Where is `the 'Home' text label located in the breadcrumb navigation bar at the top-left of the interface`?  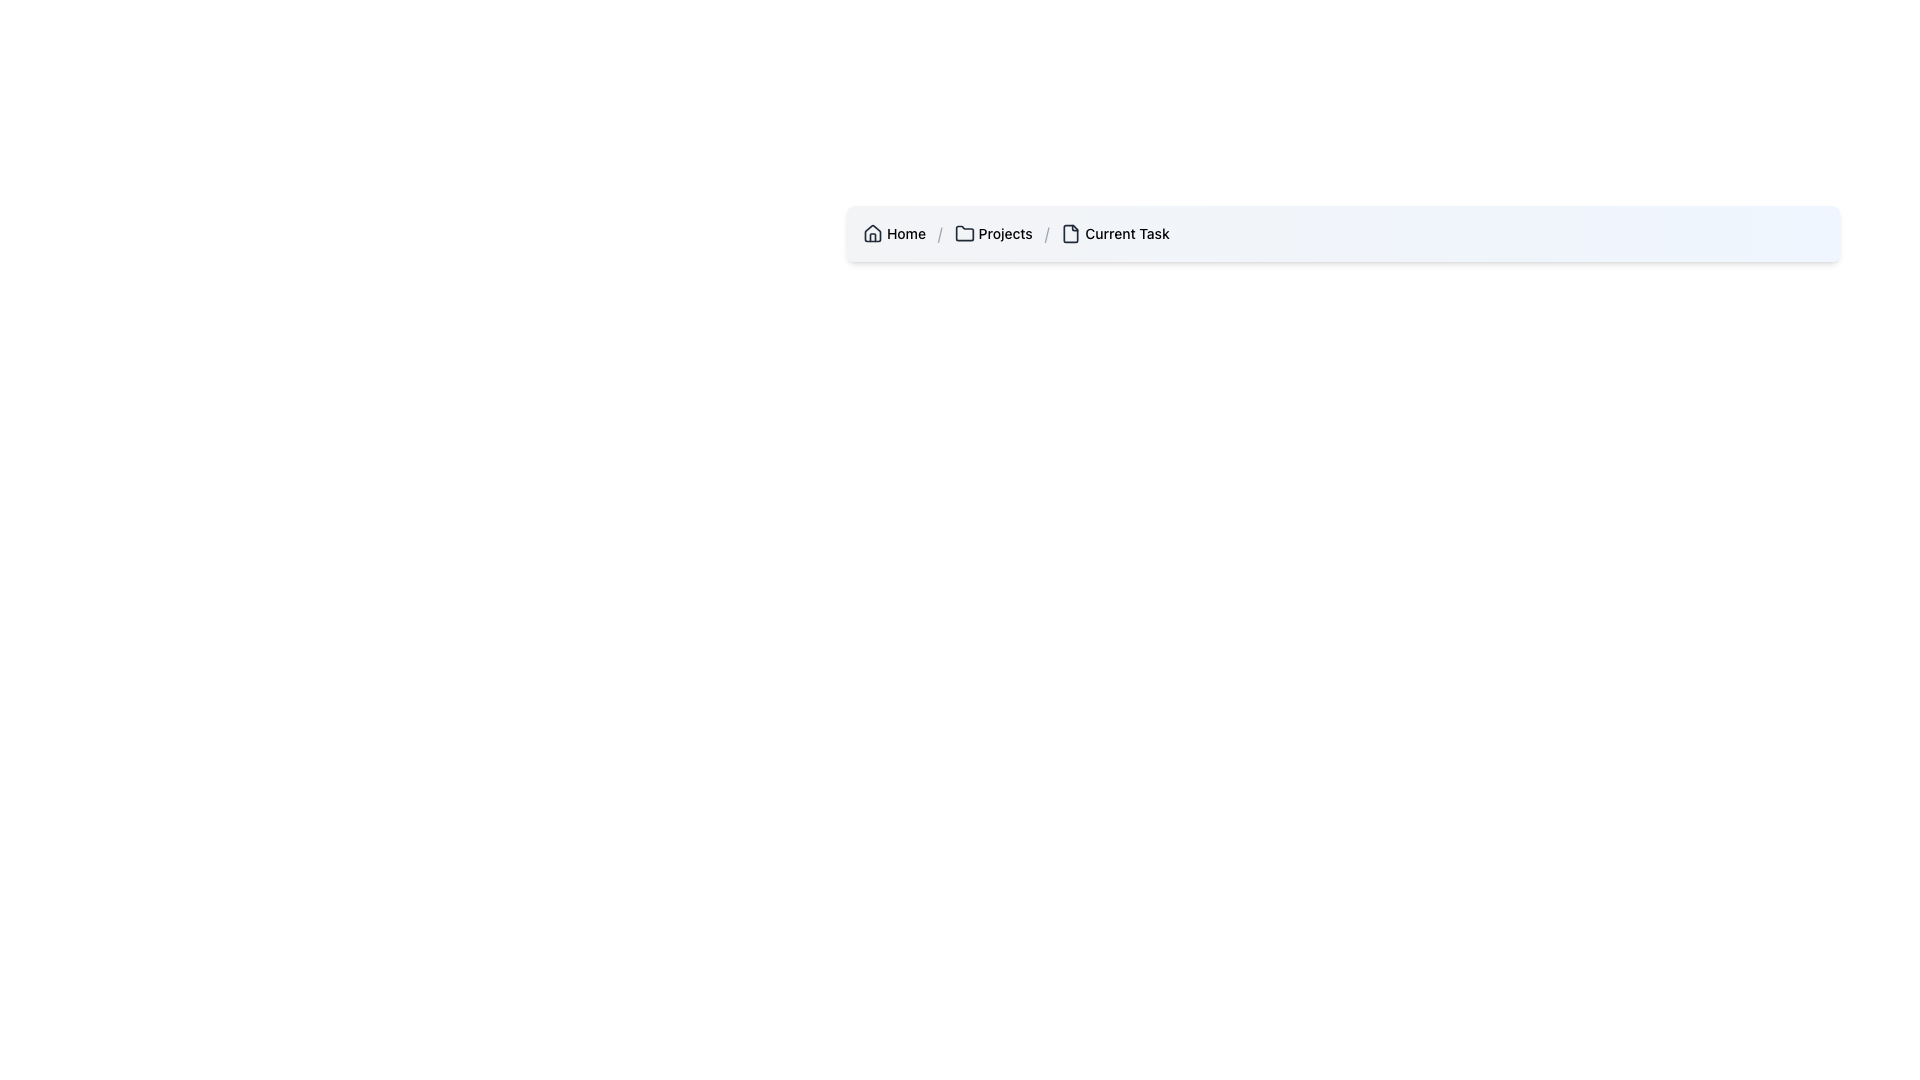
the 'Home' text label located in the breadcrumb navigation bar at the top-left of the interface is located at coordinates (905, 233).